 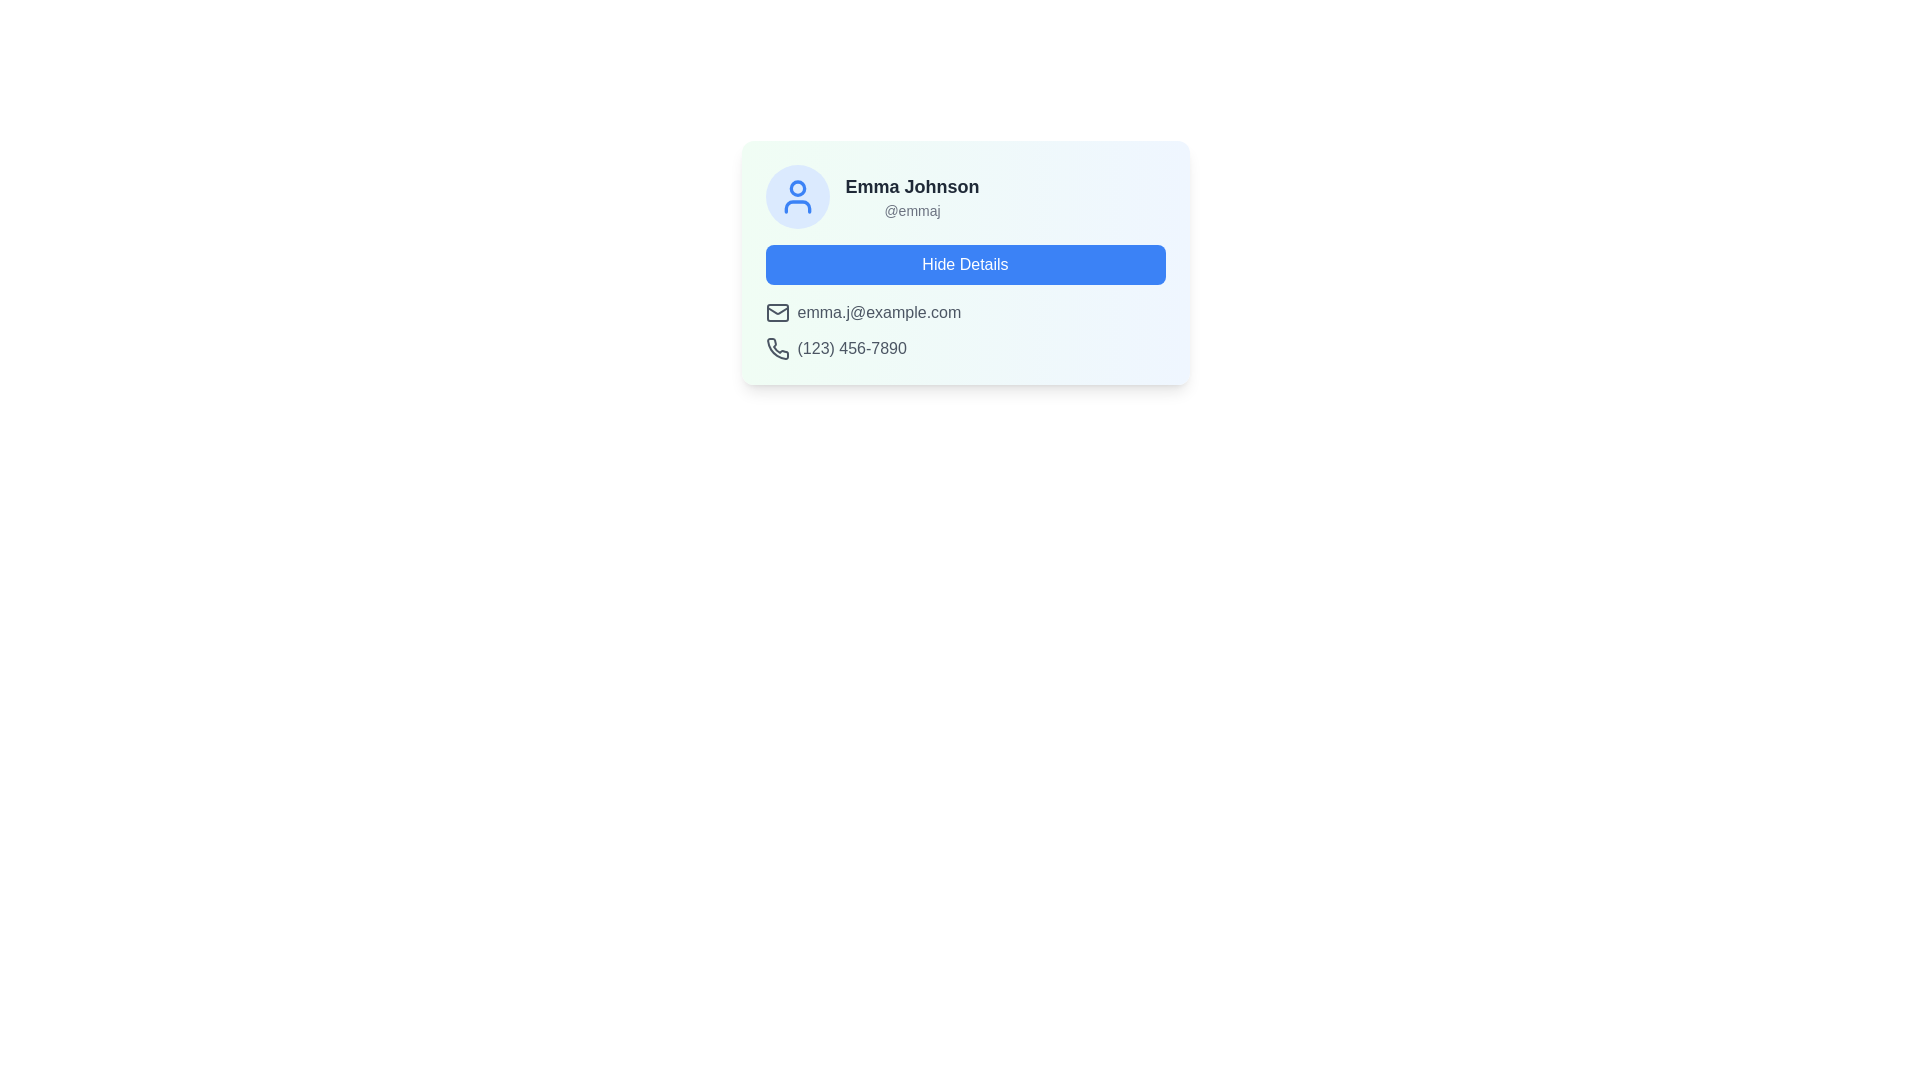 I want to click on the static text displaying '(123) 456-7890', which is styled in gray and positioned adjacent to a phone icon, so click(x=852, y=347).